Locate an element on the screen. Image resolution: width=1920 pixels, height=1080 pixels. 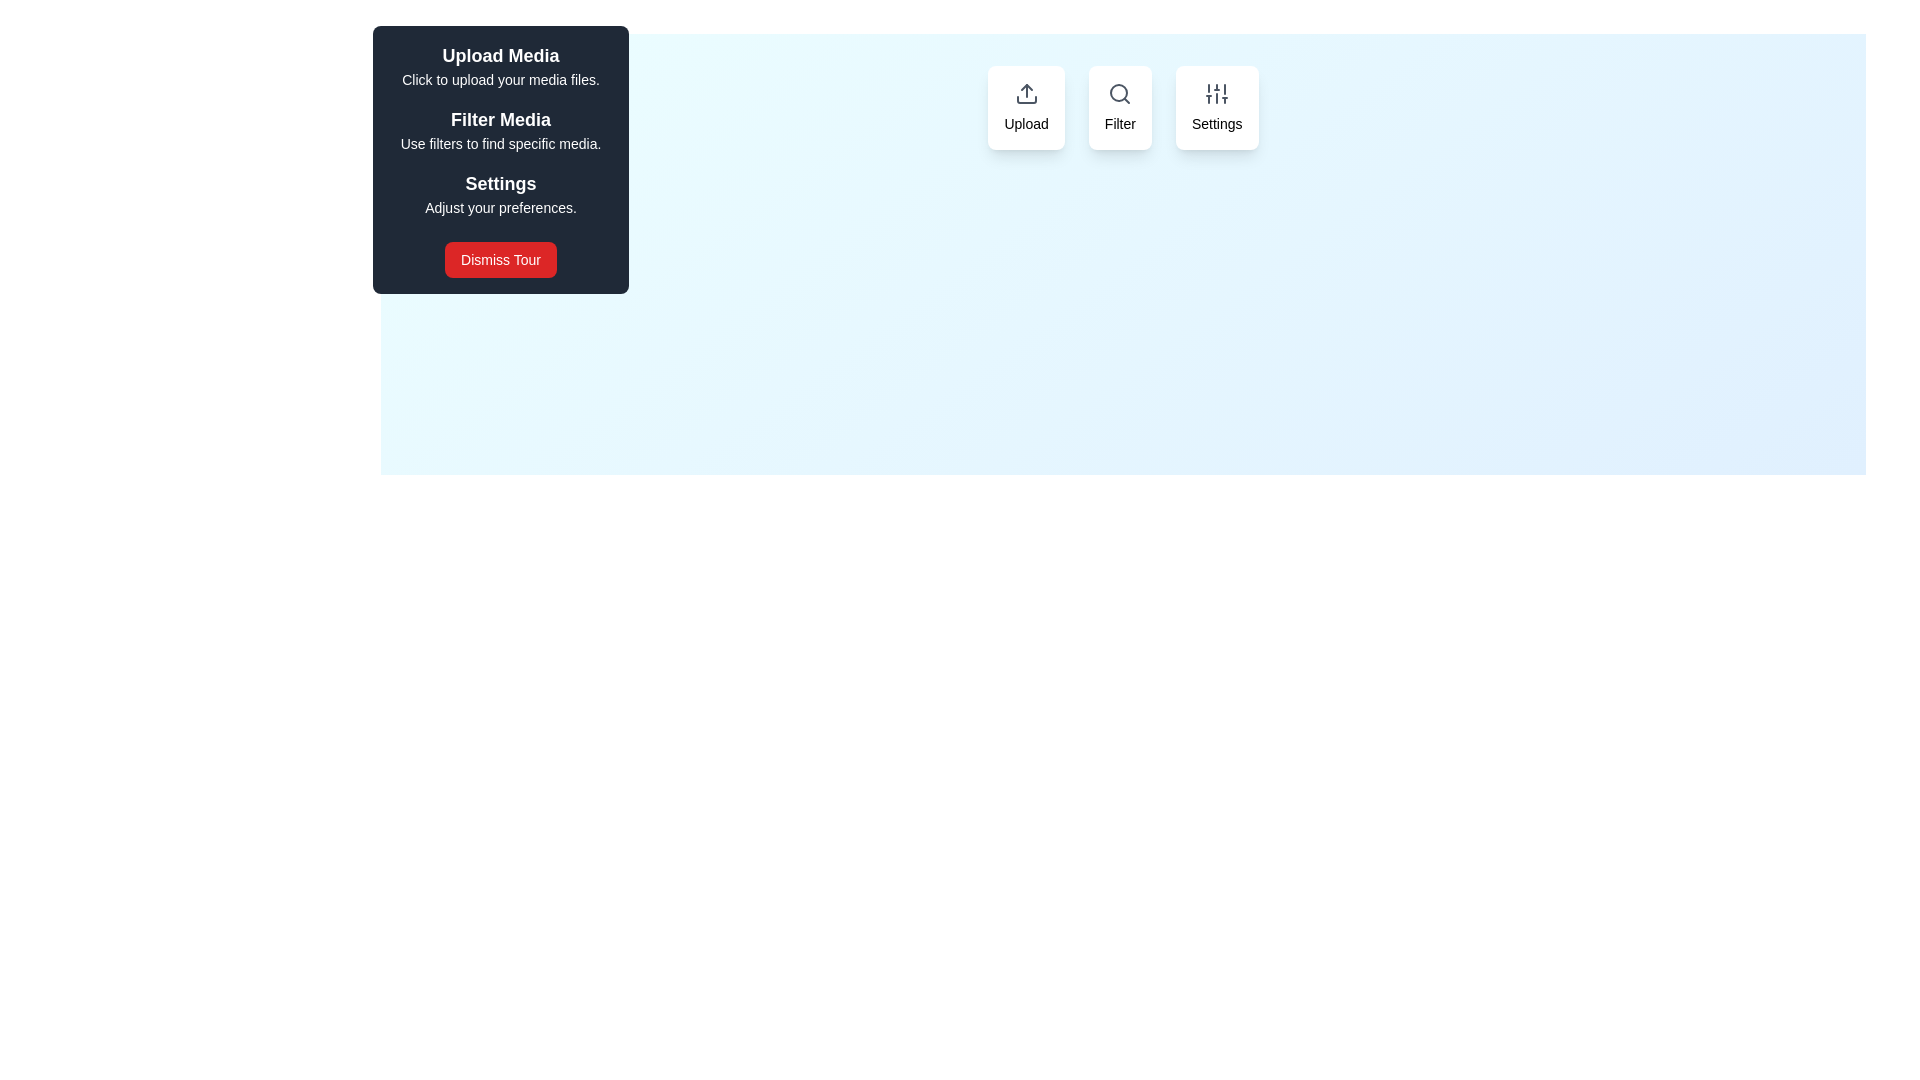
the 'Filter Media' header text is located at coordinates (500, 119).